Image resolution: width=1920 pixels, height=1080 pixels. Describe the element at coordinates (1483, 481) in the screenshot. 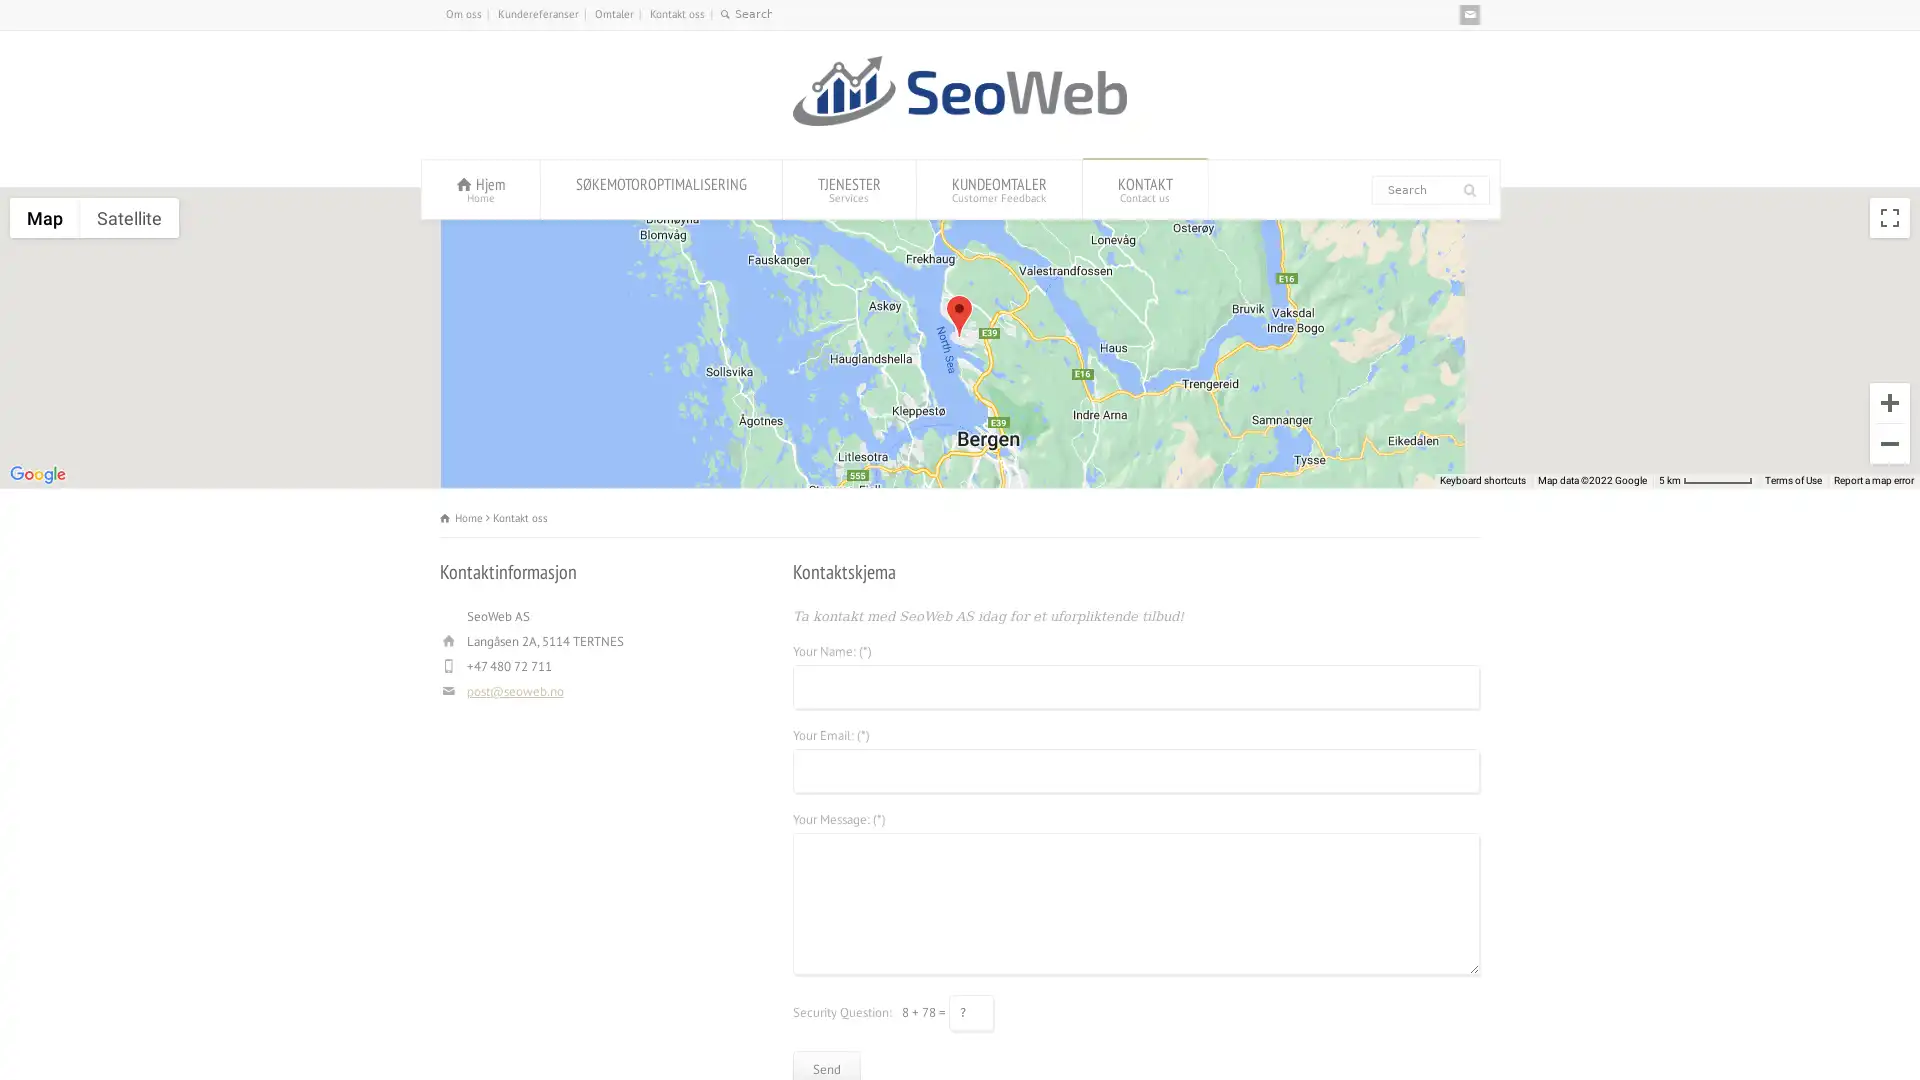

I see `Keyboard shortcuts` at that location.